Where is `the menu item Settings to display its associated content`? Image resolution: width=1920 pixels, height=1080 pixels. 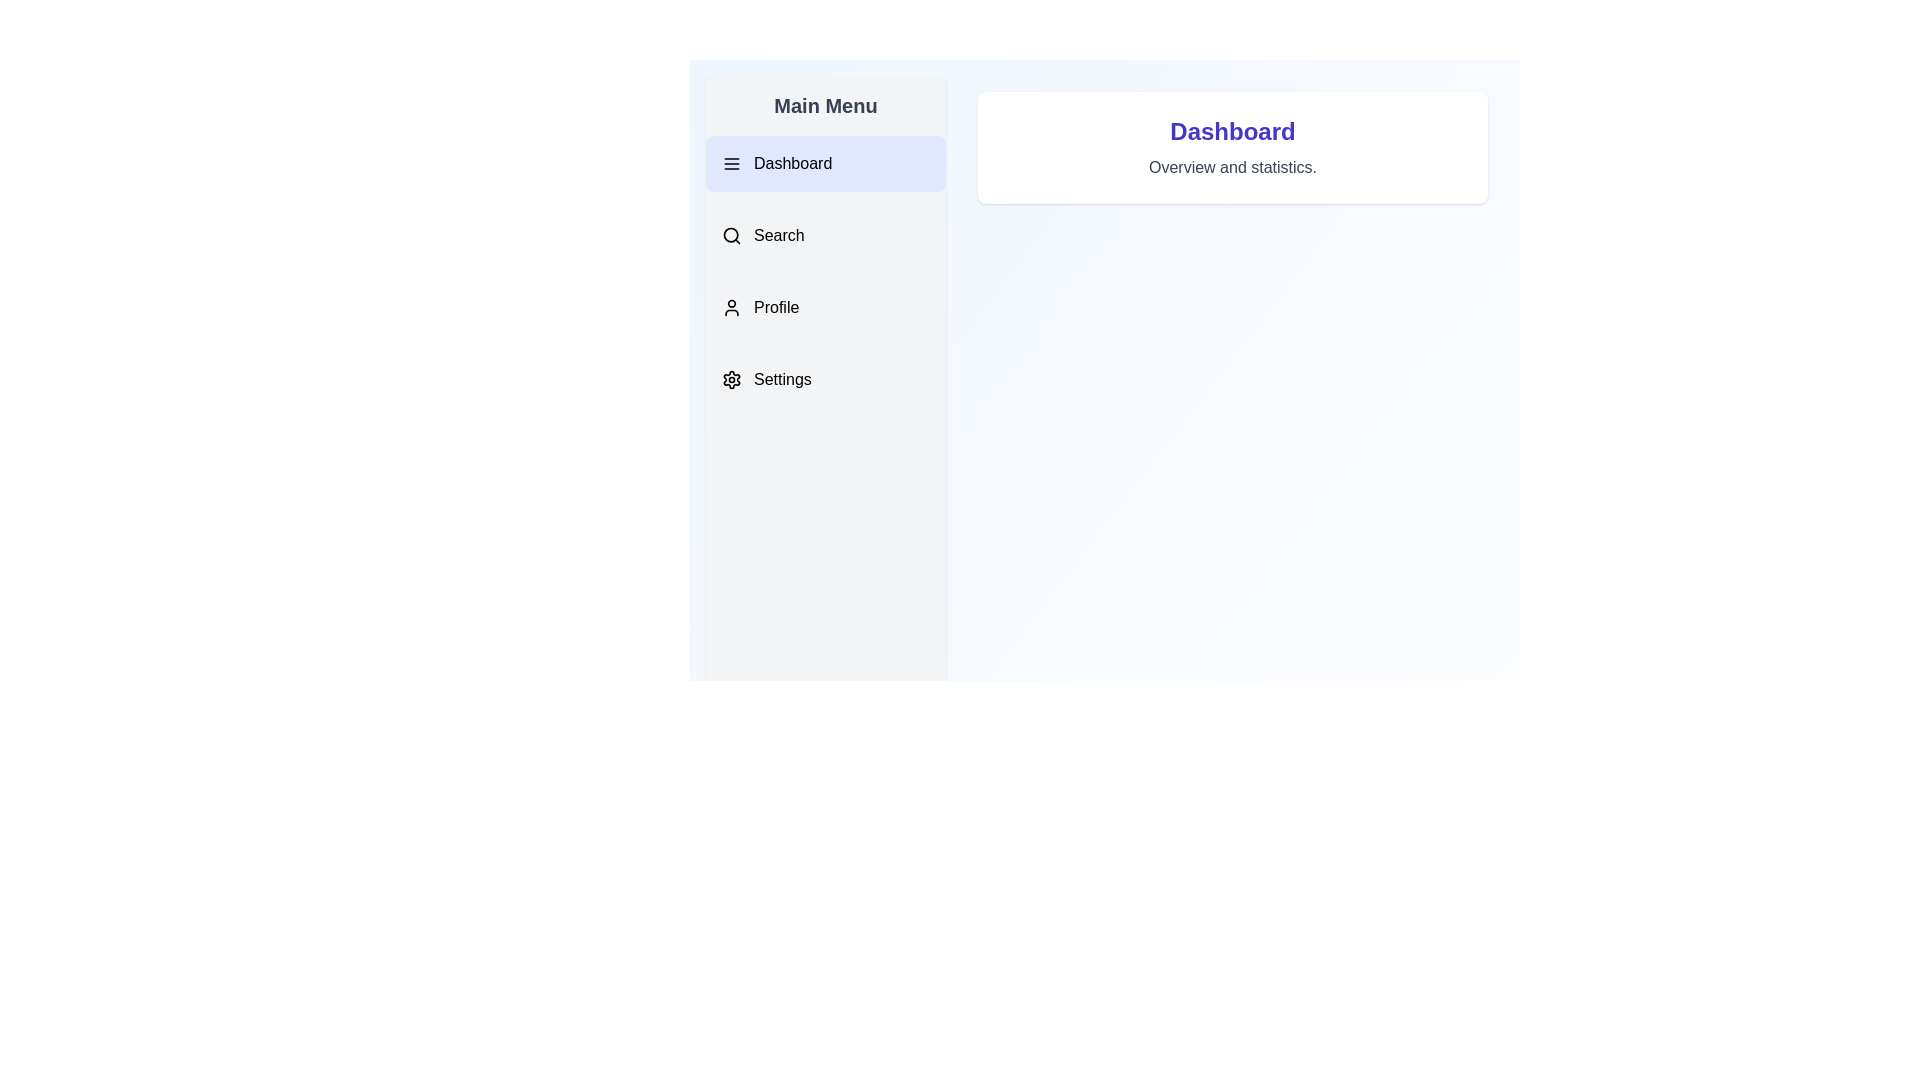
the menu item Settings to display its associated content is located at coordinates (825, 380).